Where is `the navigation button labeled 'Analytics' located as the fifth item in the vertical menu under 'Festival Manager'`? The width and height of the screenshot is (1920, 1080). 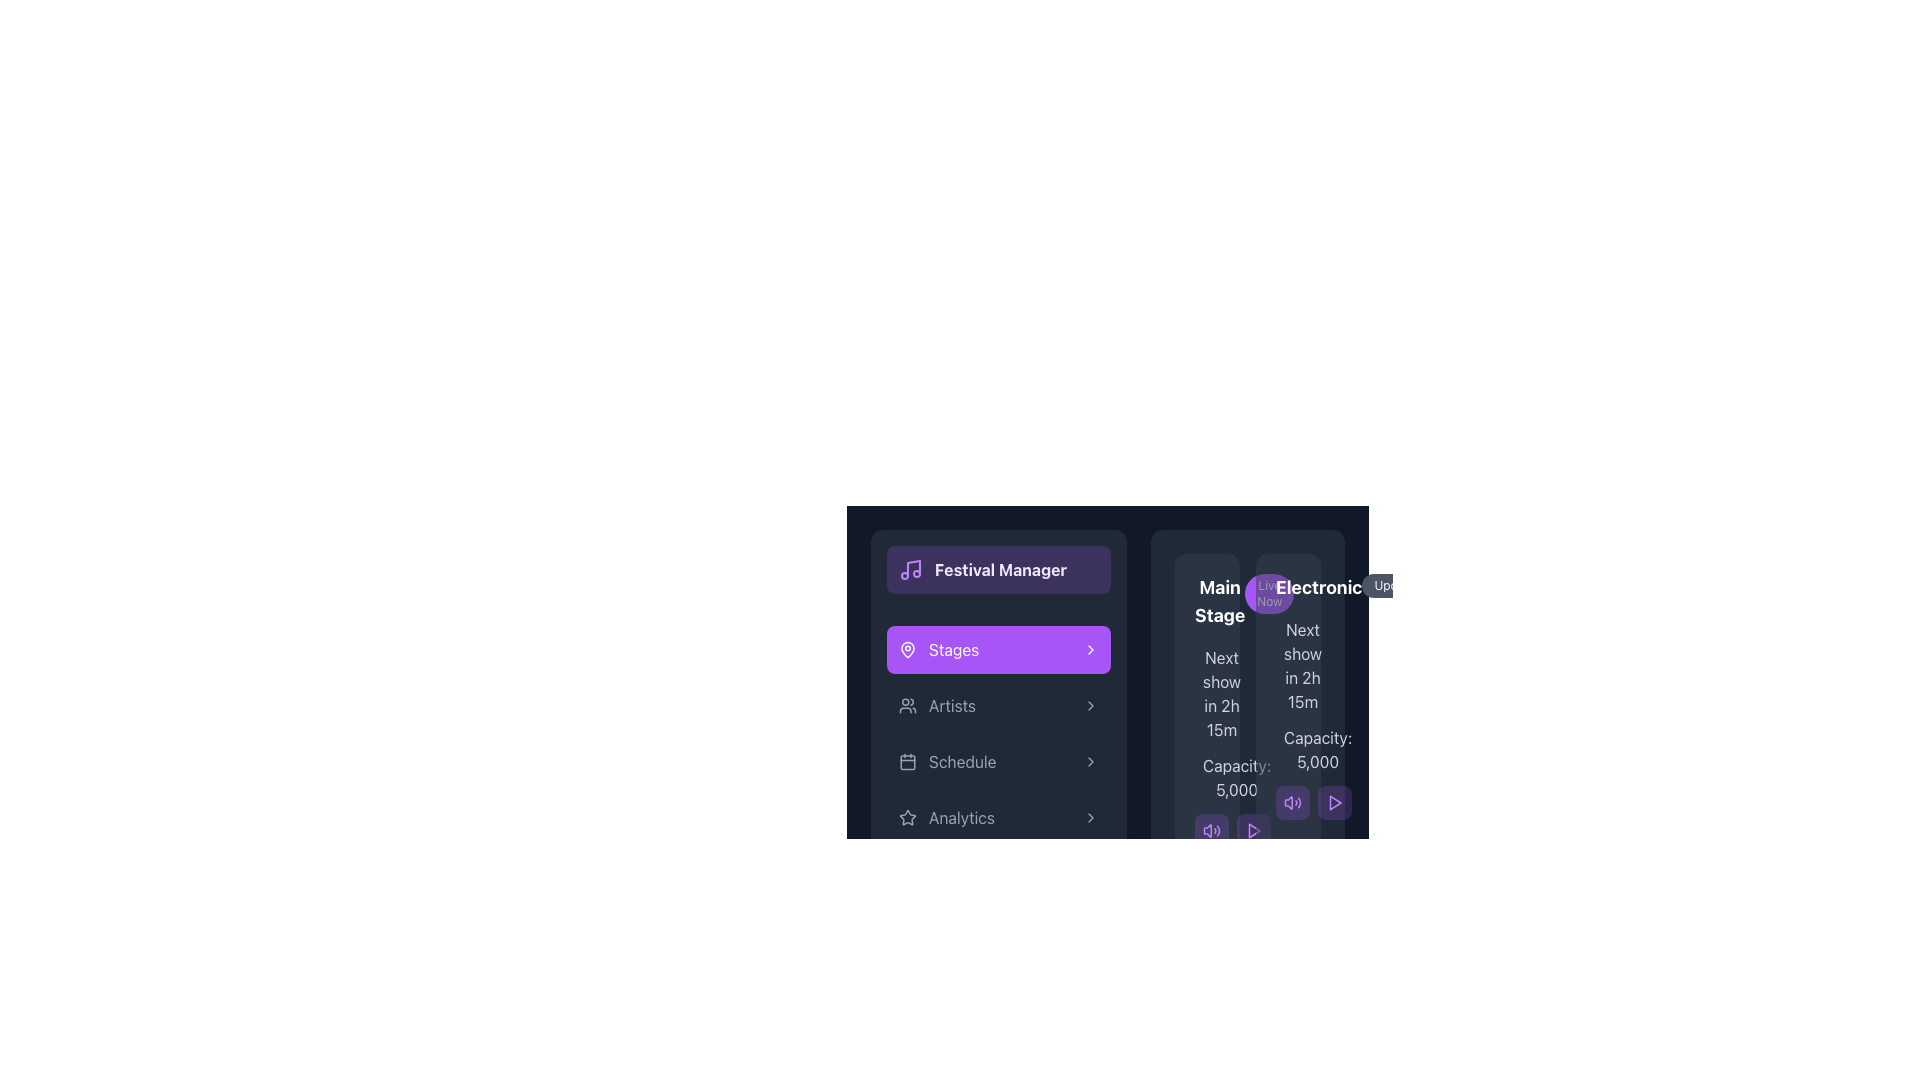
the navigation button labeled 'Analytics' located as the fifth item in the vertical menu under 'Festival Manager' is located at coordinates (998, 817).